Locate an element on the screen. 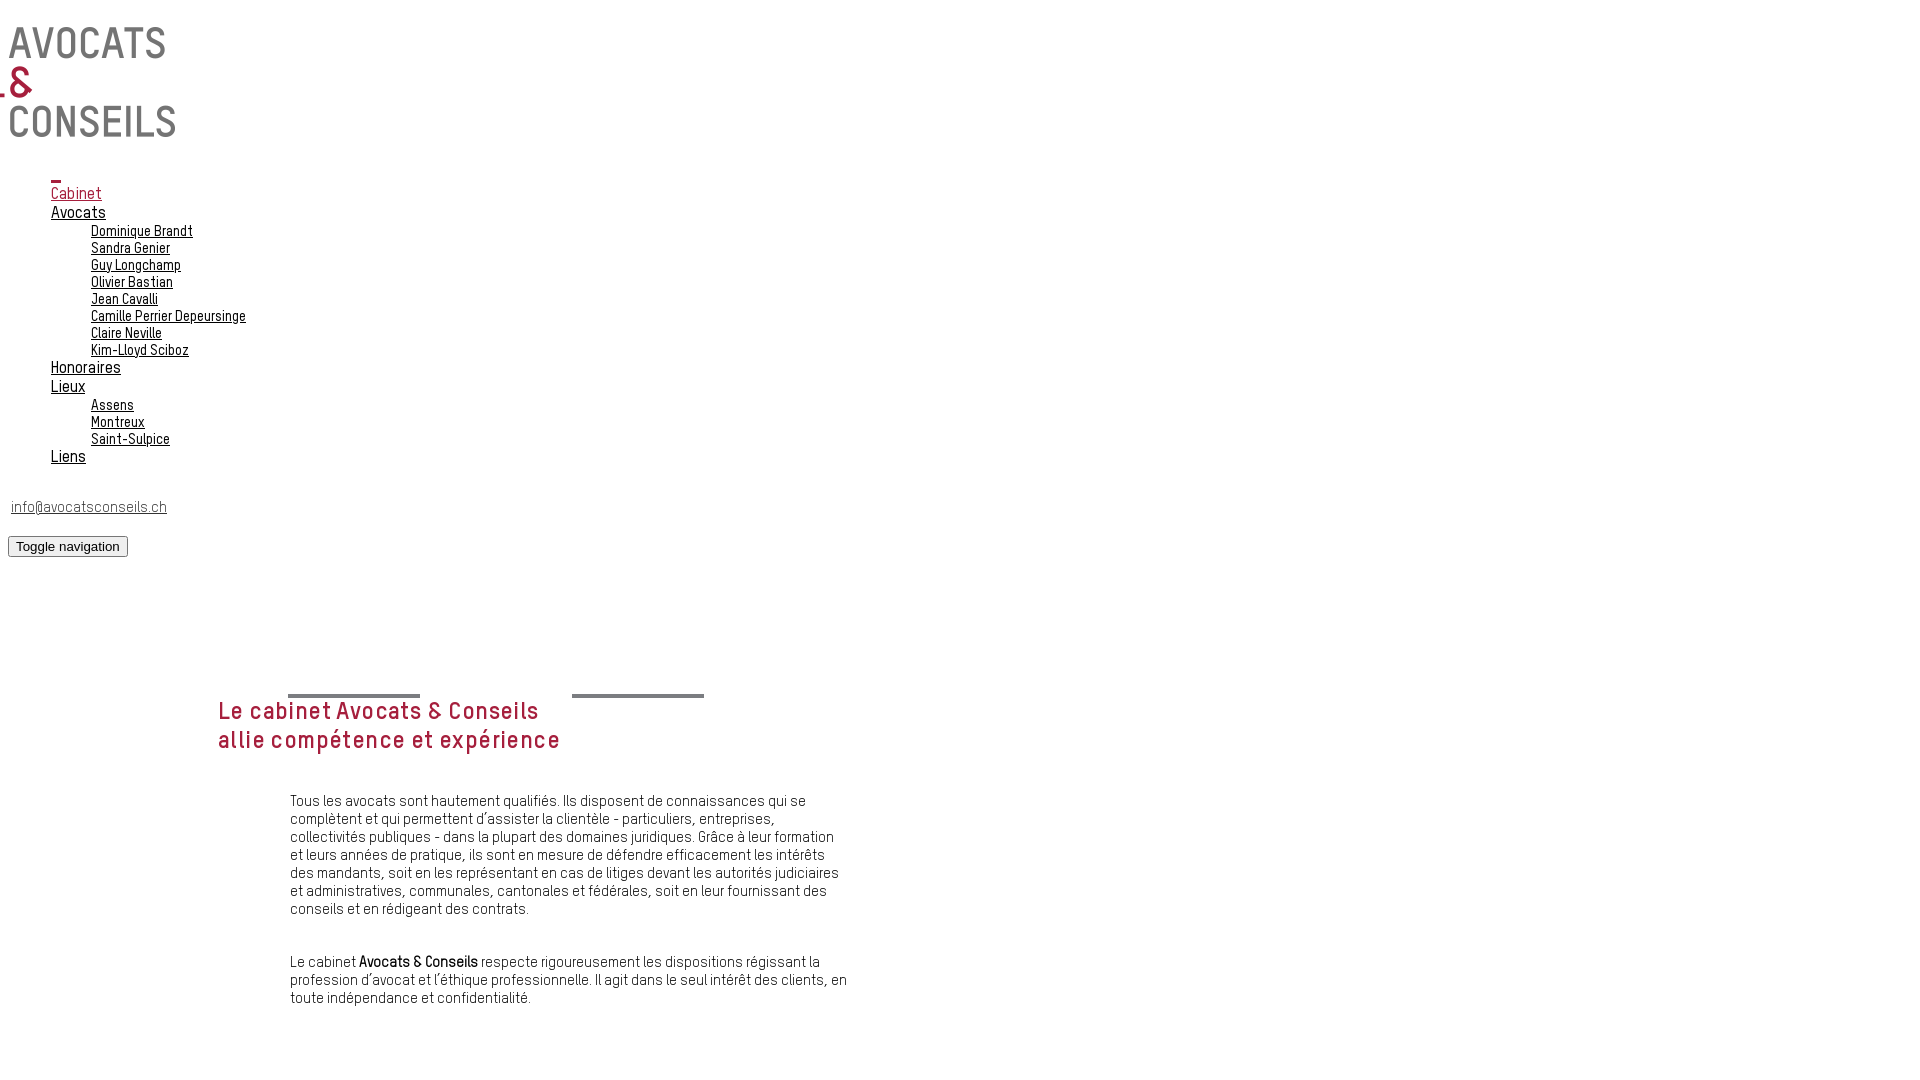  'Saint-Sulpice' is located at coordinates (86, 438).